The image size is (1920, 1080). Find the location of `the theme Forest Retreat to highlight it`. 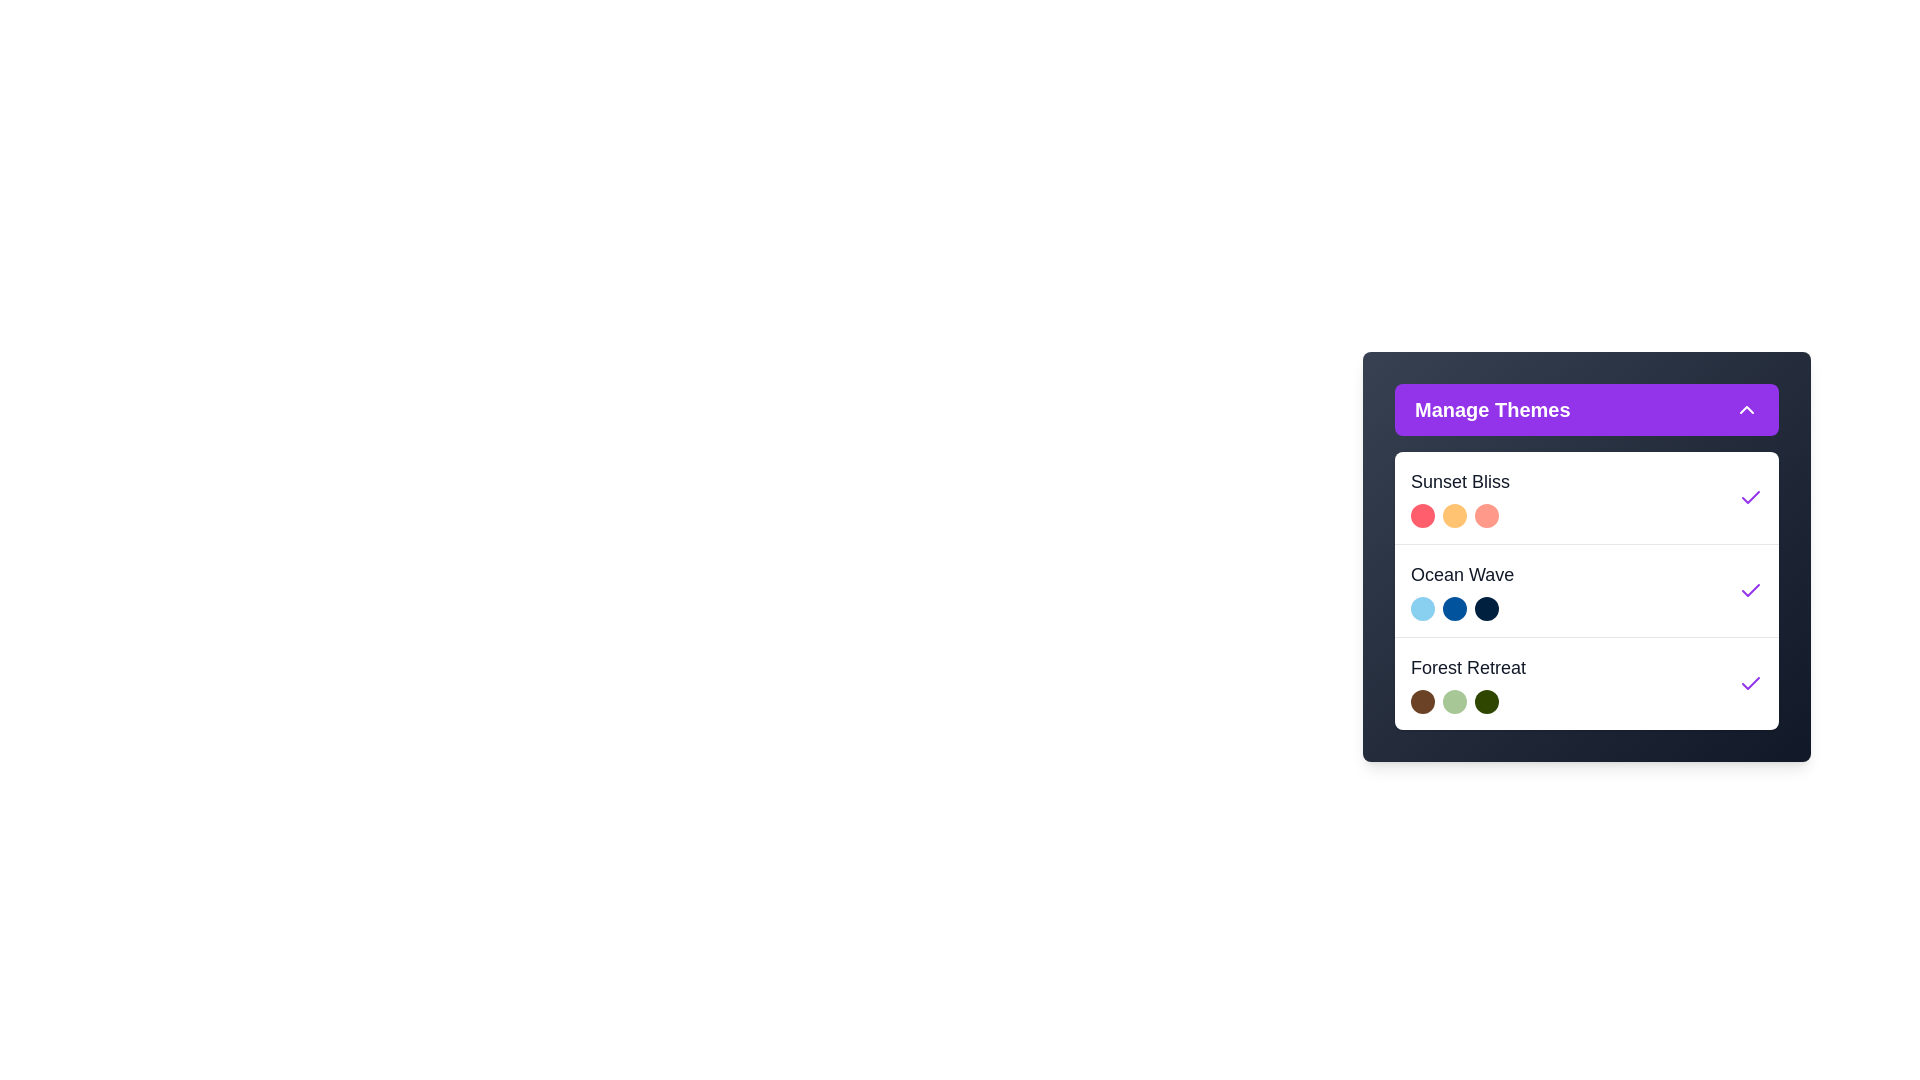

the theme Forest Retreat to highlight it is located at coordinates (1586, 681).